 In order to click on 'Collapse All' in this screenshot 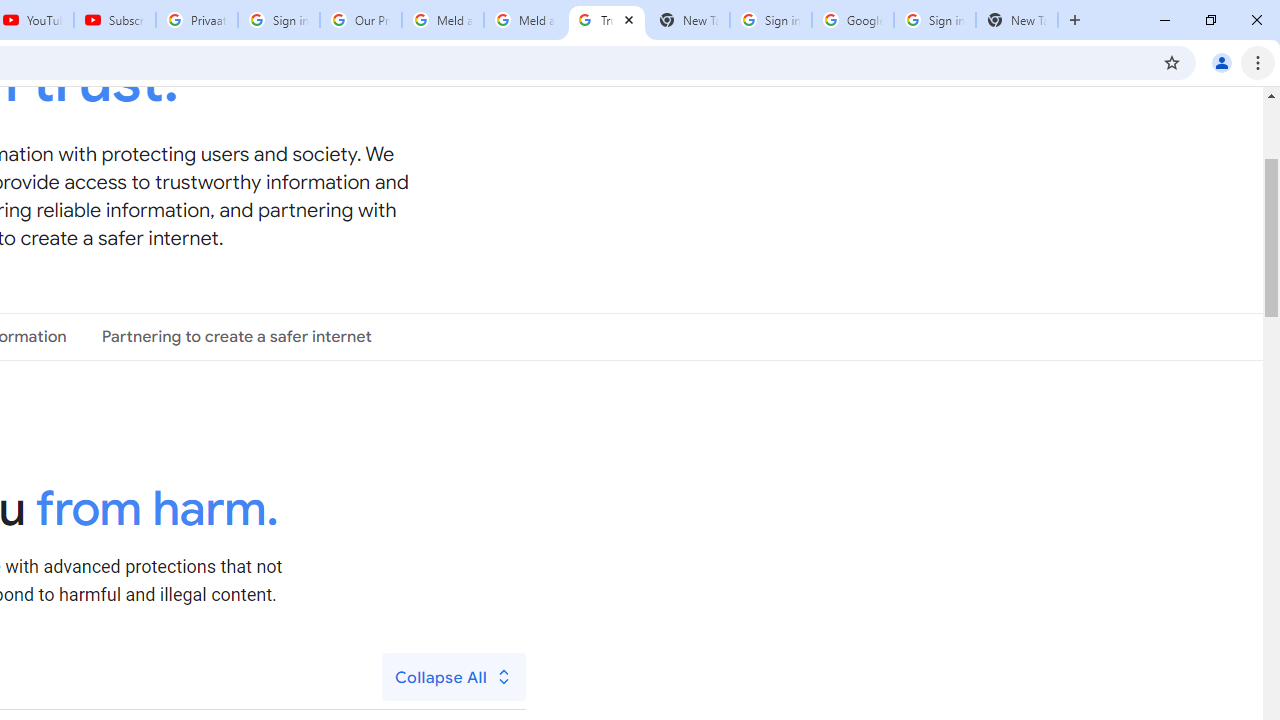, I will do `click(453, 676)`.